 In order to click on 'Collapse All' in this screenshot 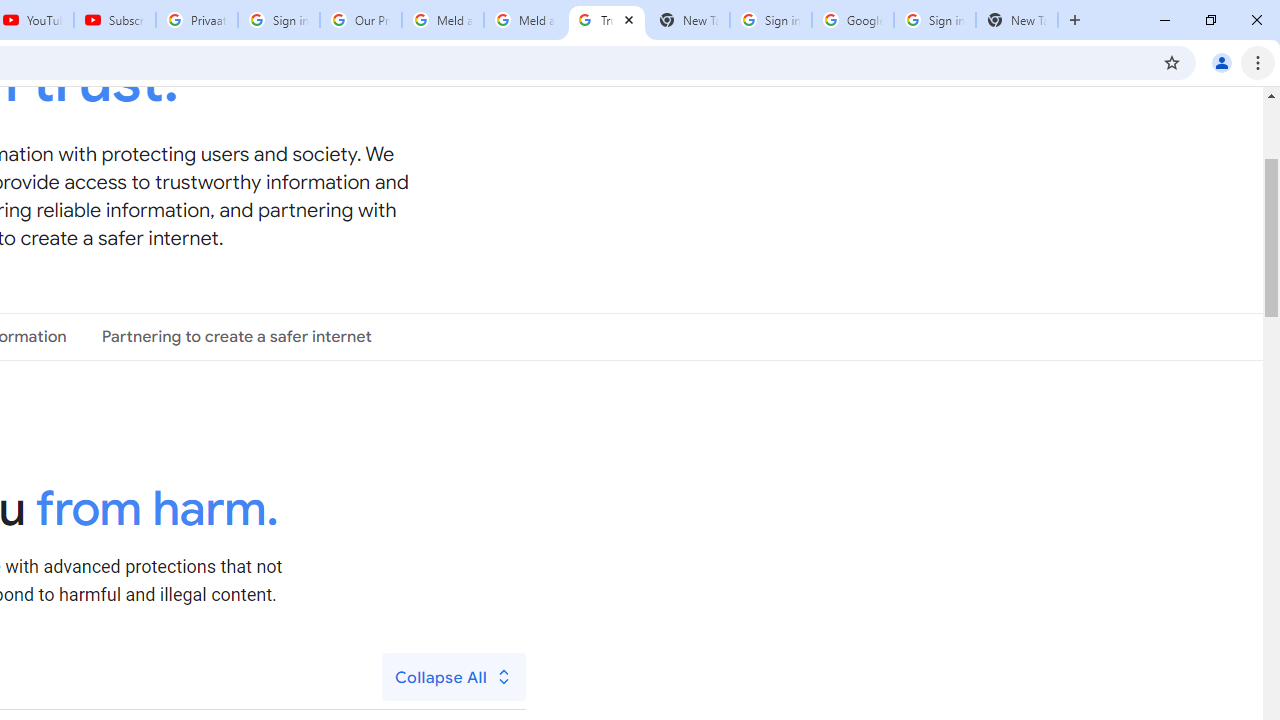, I will do `click(453, 676)`.